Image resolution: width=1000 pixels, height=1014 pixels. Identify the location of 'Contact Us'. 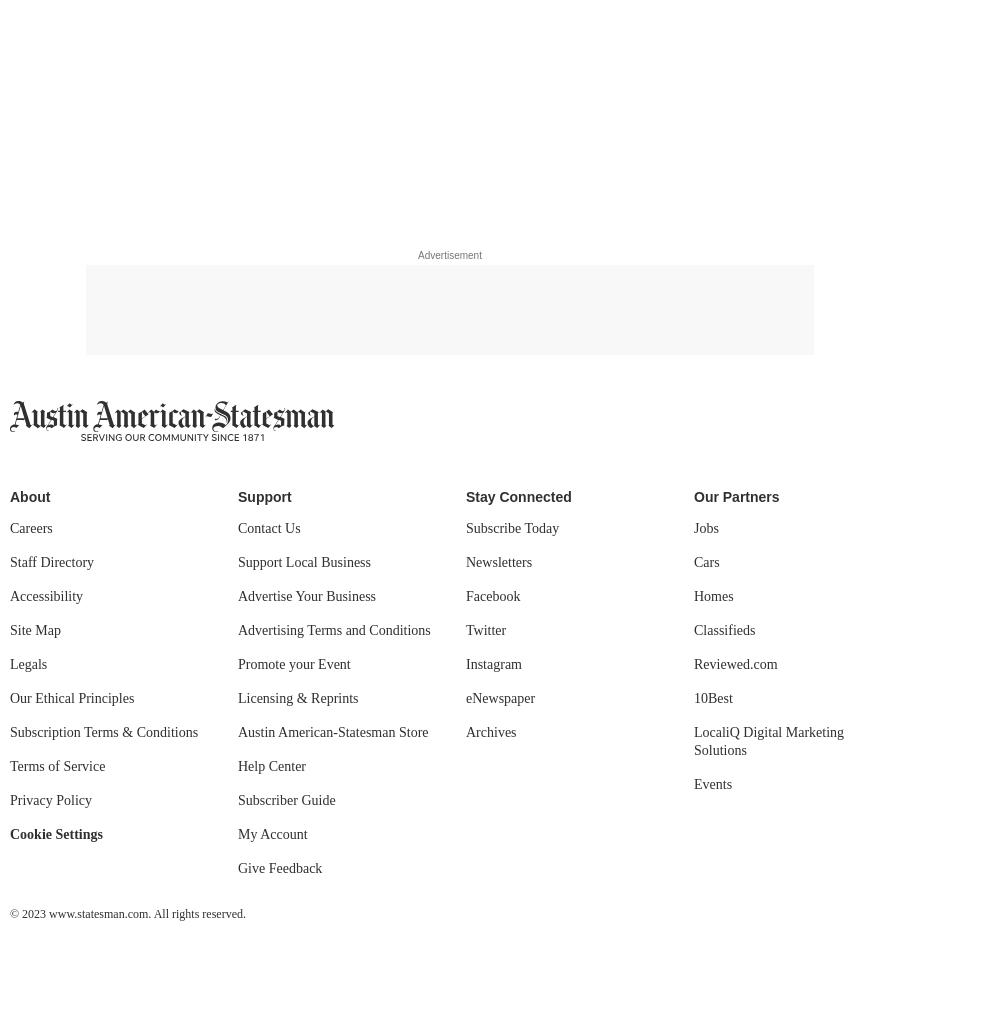
(237, 527).